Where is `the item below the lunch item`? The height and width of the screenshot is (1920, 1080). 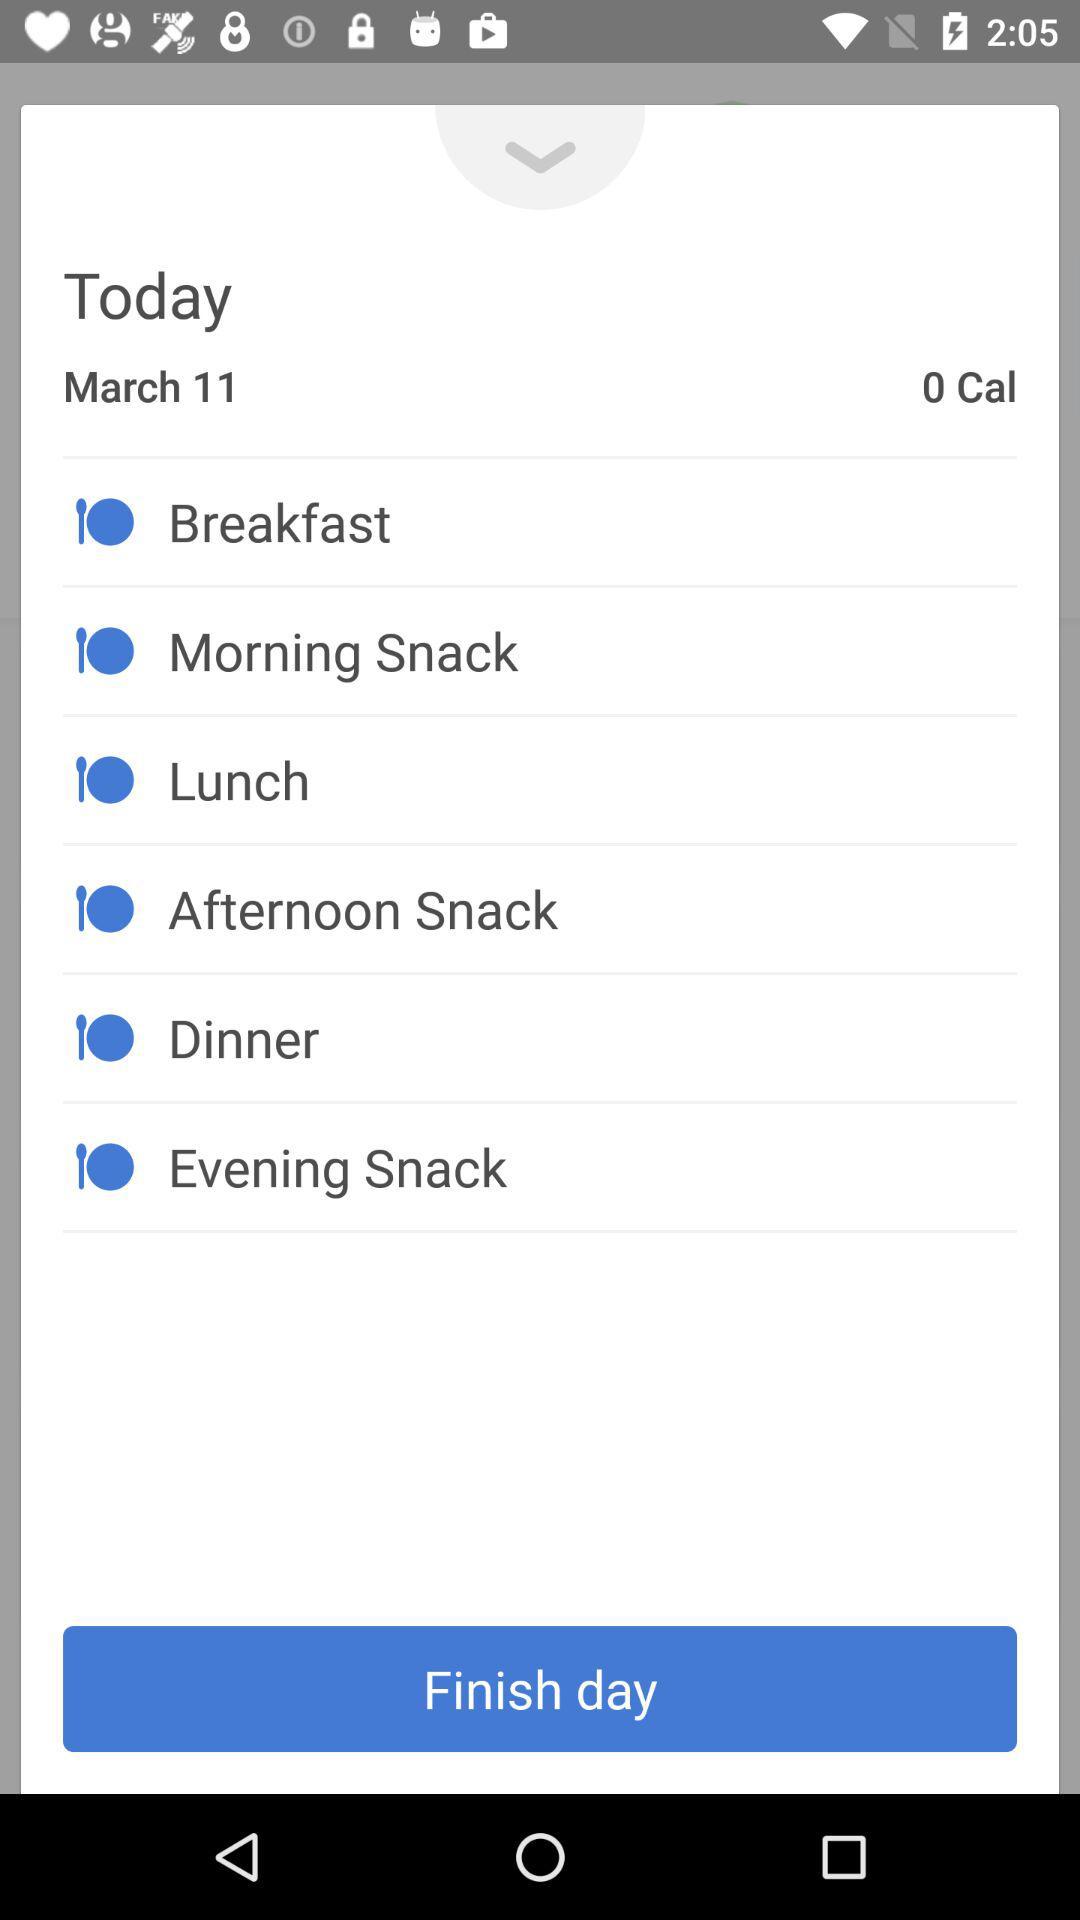
the item below the lunch item is located at coordinates (591, 907).